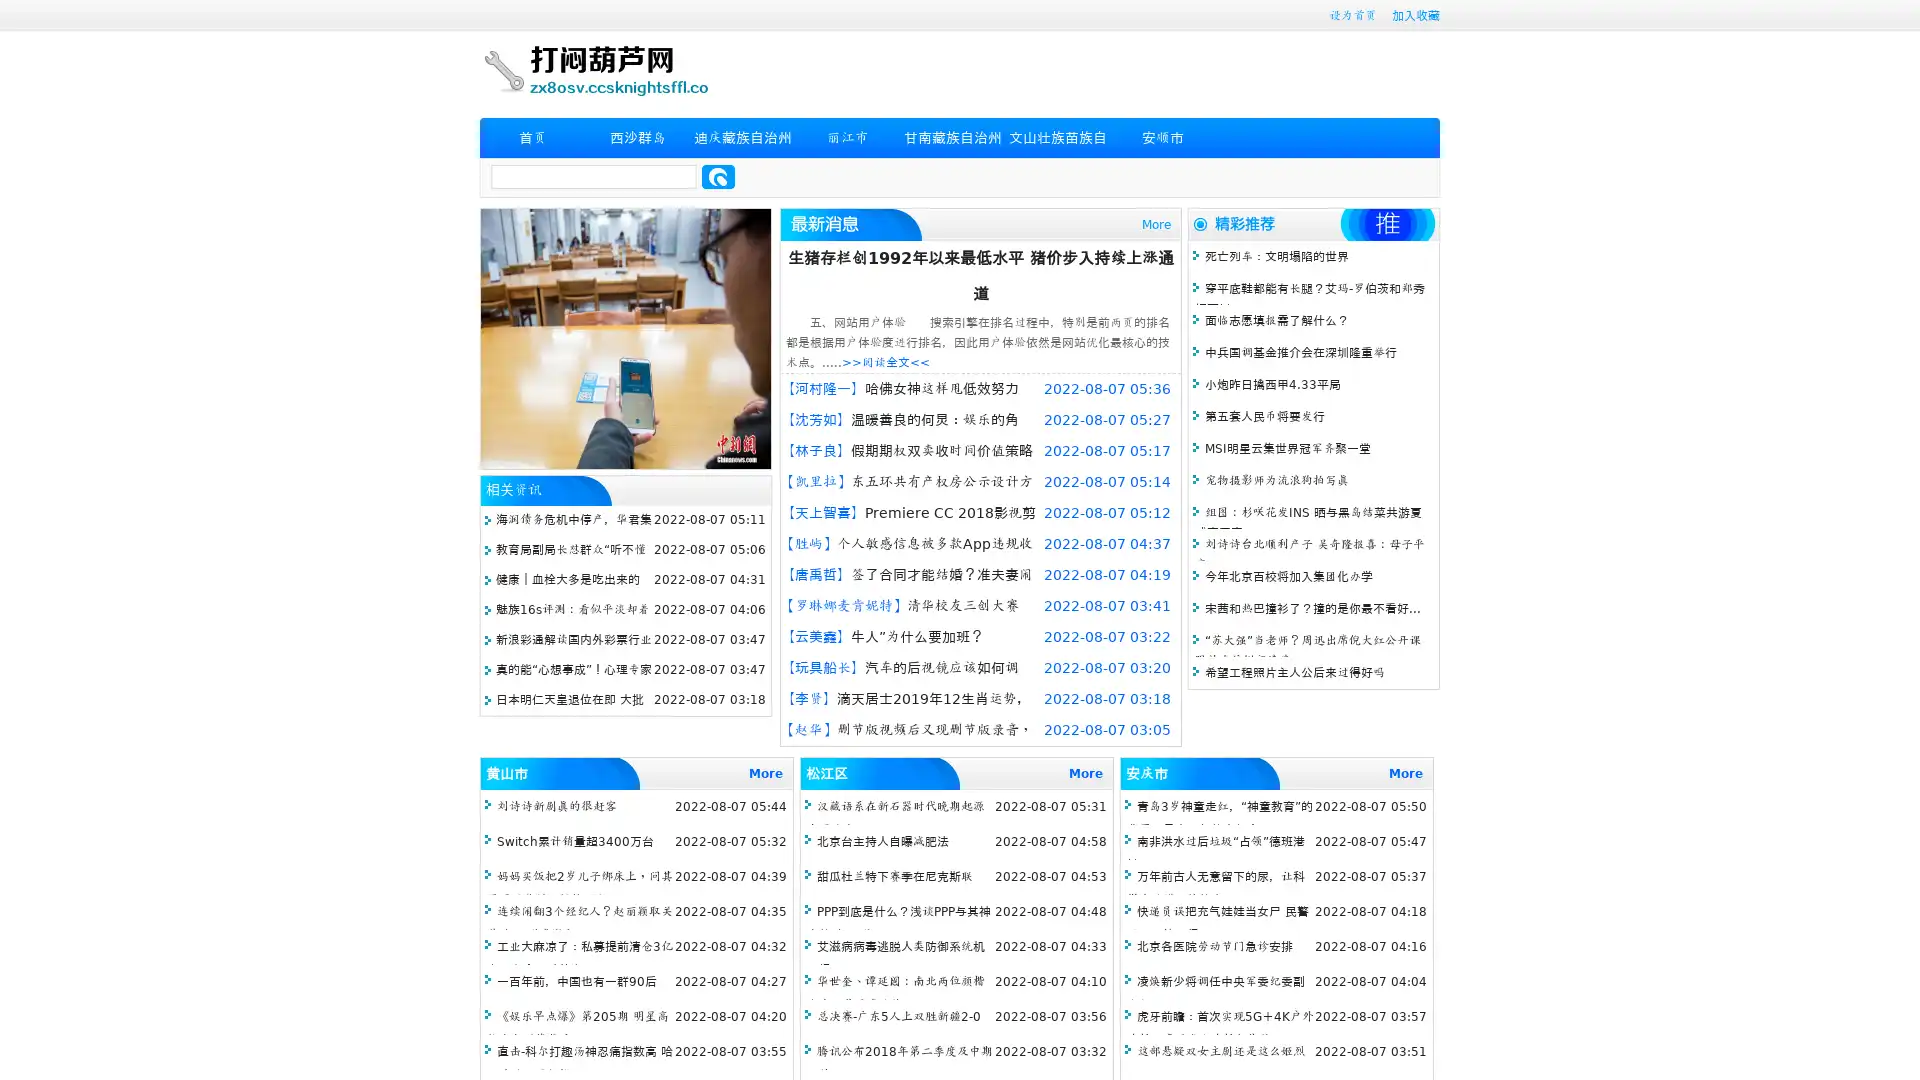 The height and width of the screenshot is (1080, 1920). I want to click on Search, so click(718, 176).